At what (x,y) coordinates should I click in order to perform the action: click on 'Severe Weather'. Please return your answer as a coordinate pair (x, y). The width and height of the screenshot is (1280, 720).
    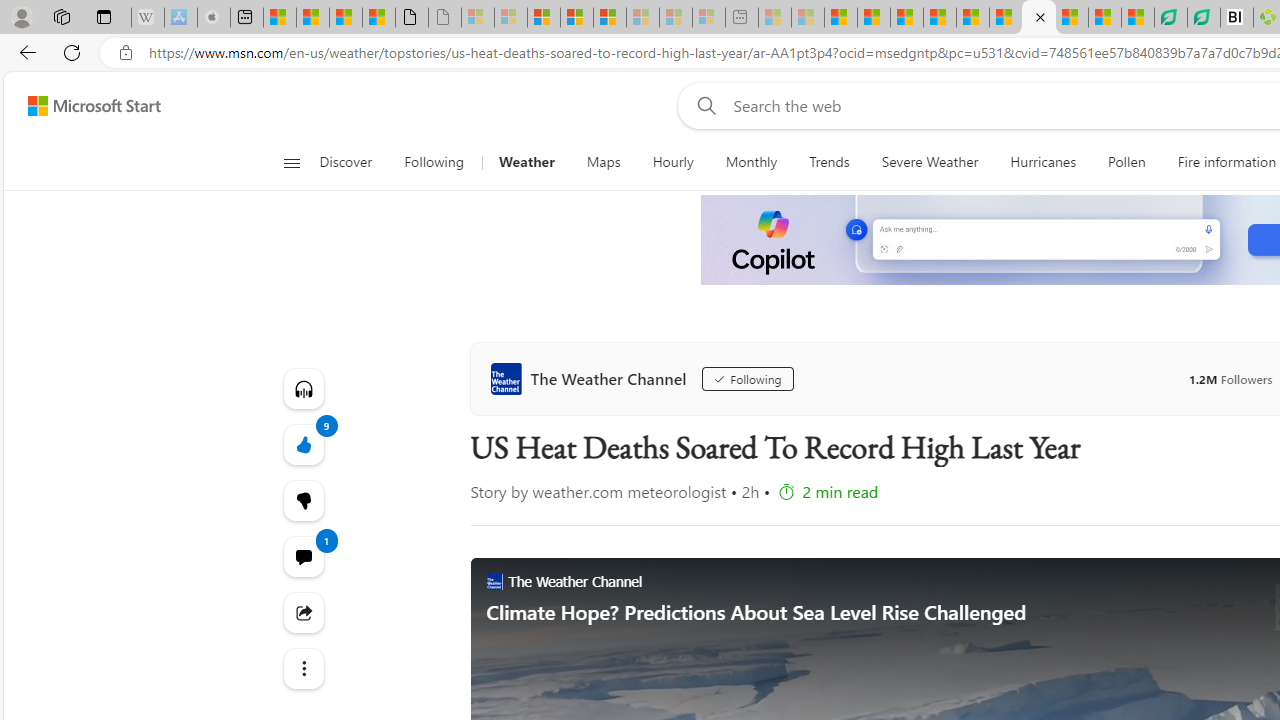
    Looking at the image, I should click on (928, 162).